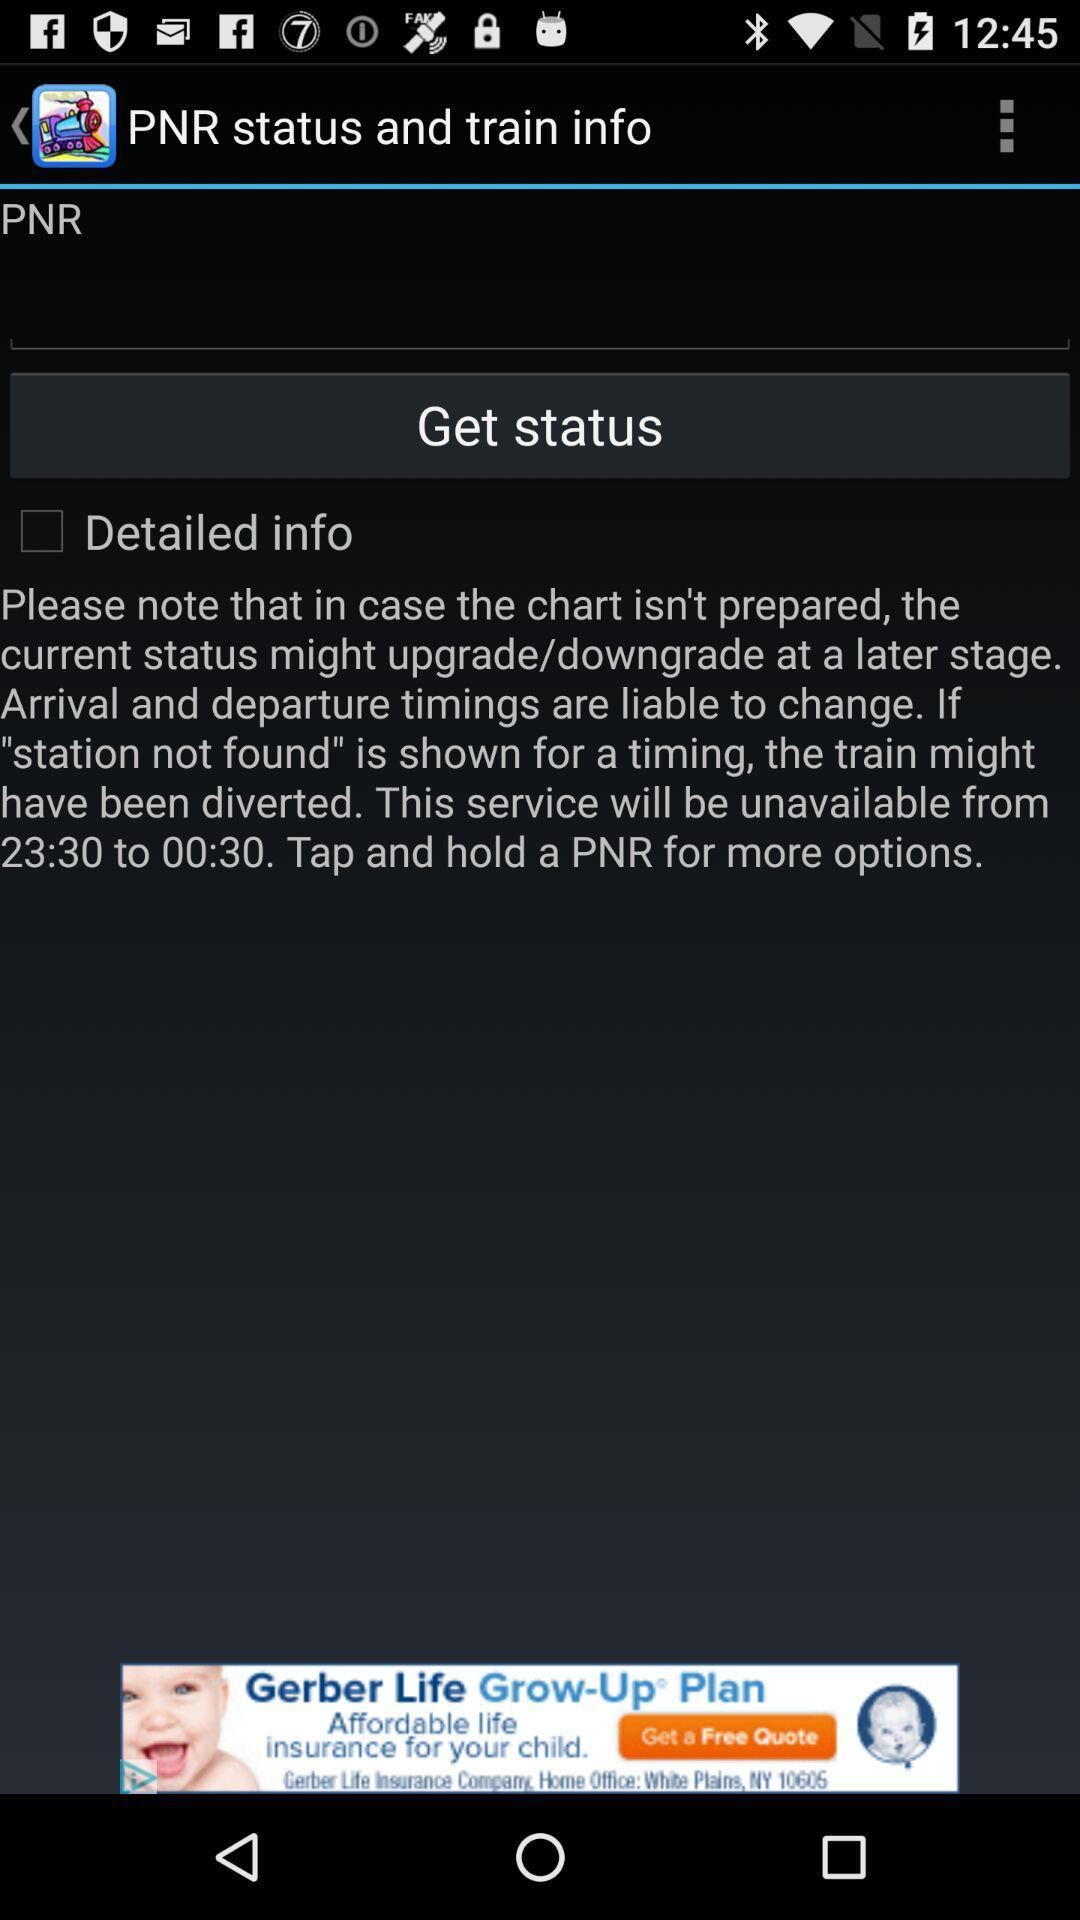 Image resolution: width=1080 pixels, height=1920 pixels. Describe the element at coordinates (540, 1727) in the screenshot. I see `its an advertisement` at that location.